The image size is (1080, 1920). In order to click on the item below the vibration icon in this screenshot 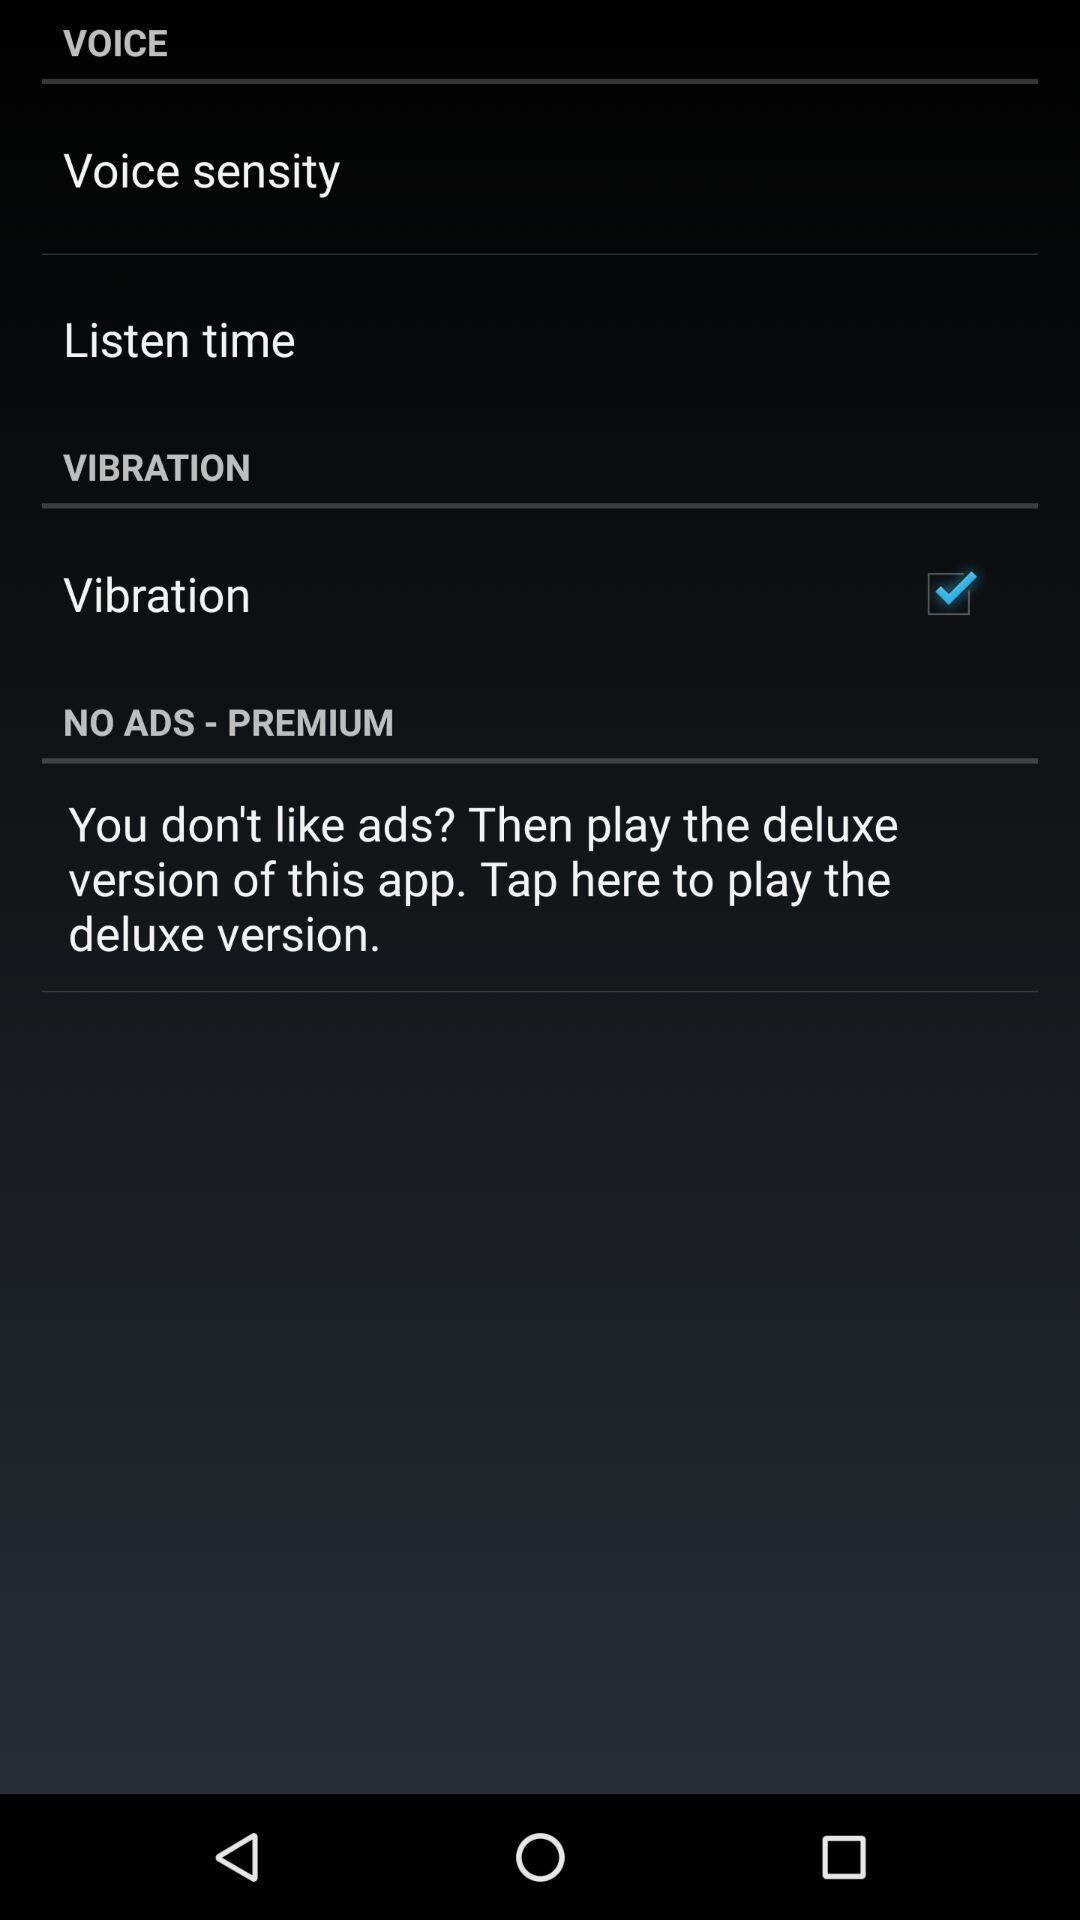, I will do `click(947, 593)`.